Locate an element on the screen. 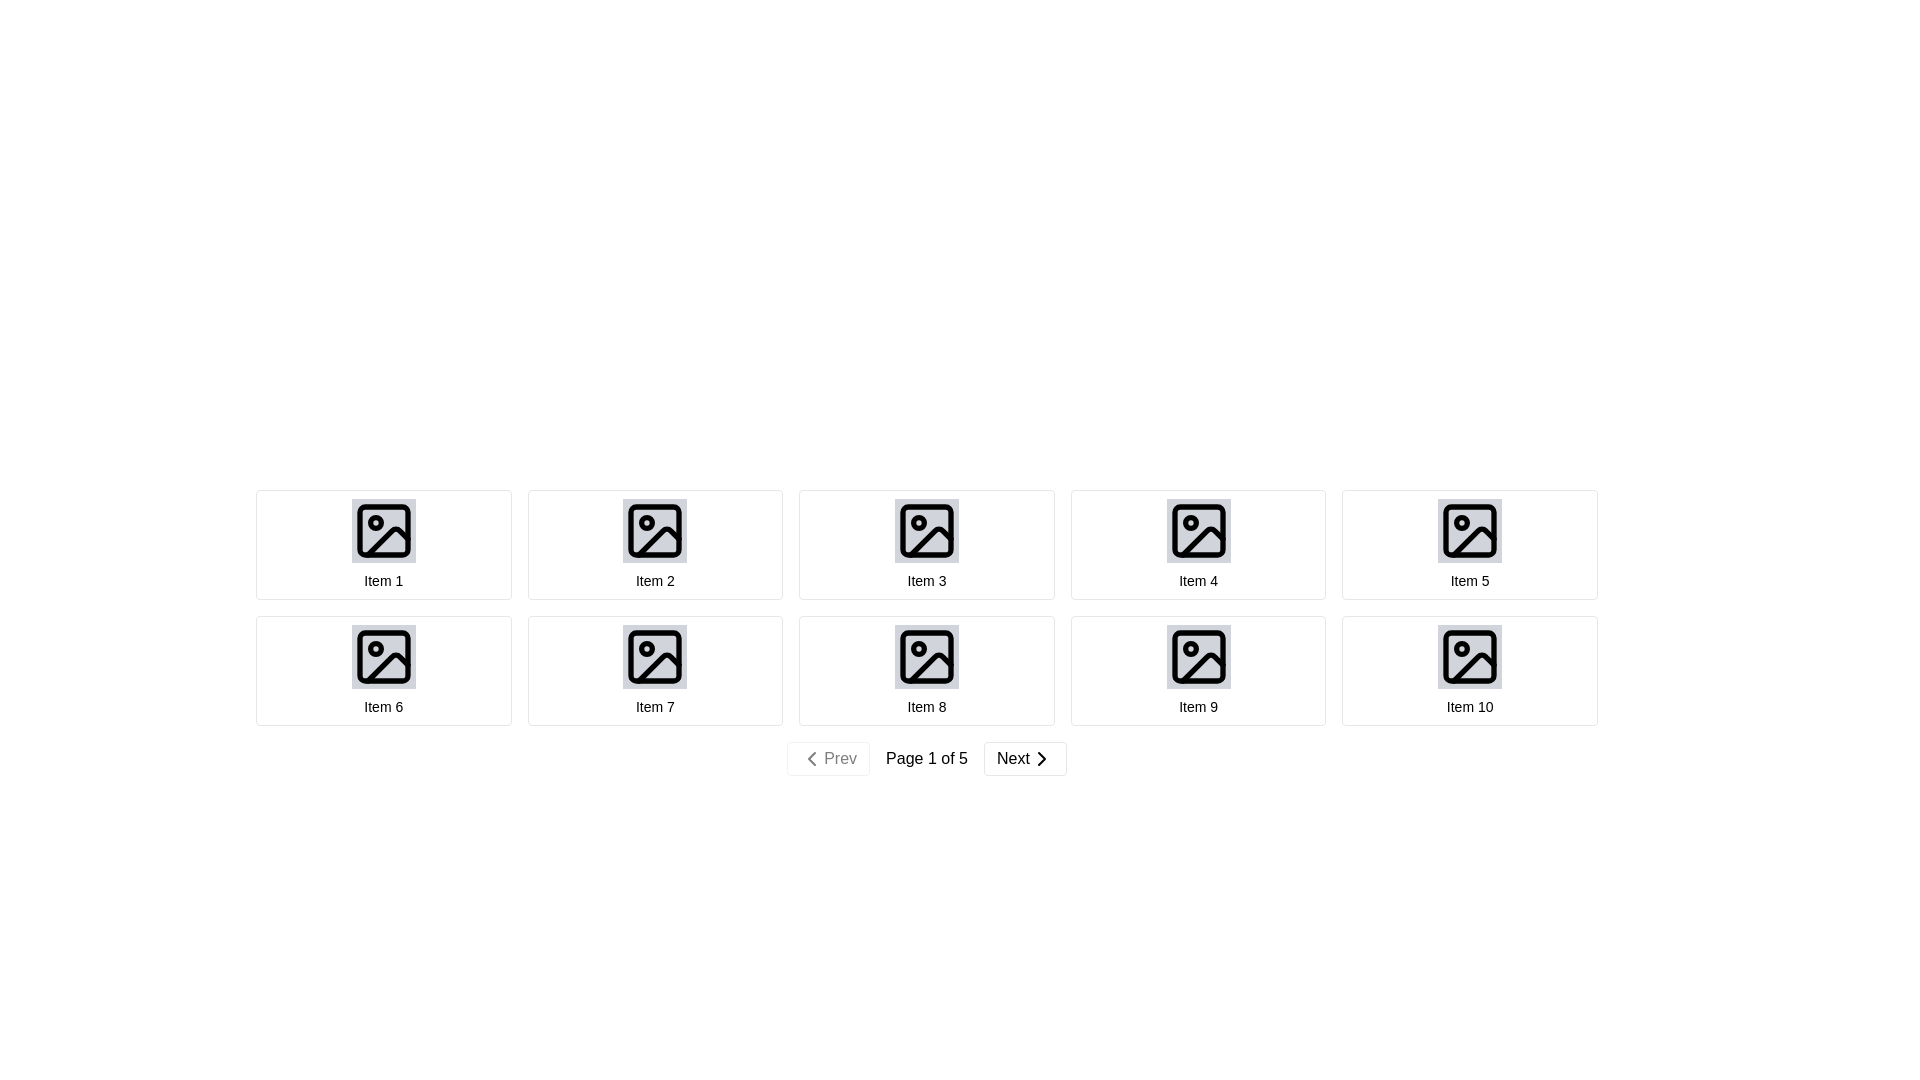 Image resolution: width=1920 pixels, height=1080 pixels. the decorative rectangular element within the top-left icon of the interface grid, which is styled as a filled rectangle with rounded corners and resides within an SVG image placeholder is located at coordinates (383, 530).